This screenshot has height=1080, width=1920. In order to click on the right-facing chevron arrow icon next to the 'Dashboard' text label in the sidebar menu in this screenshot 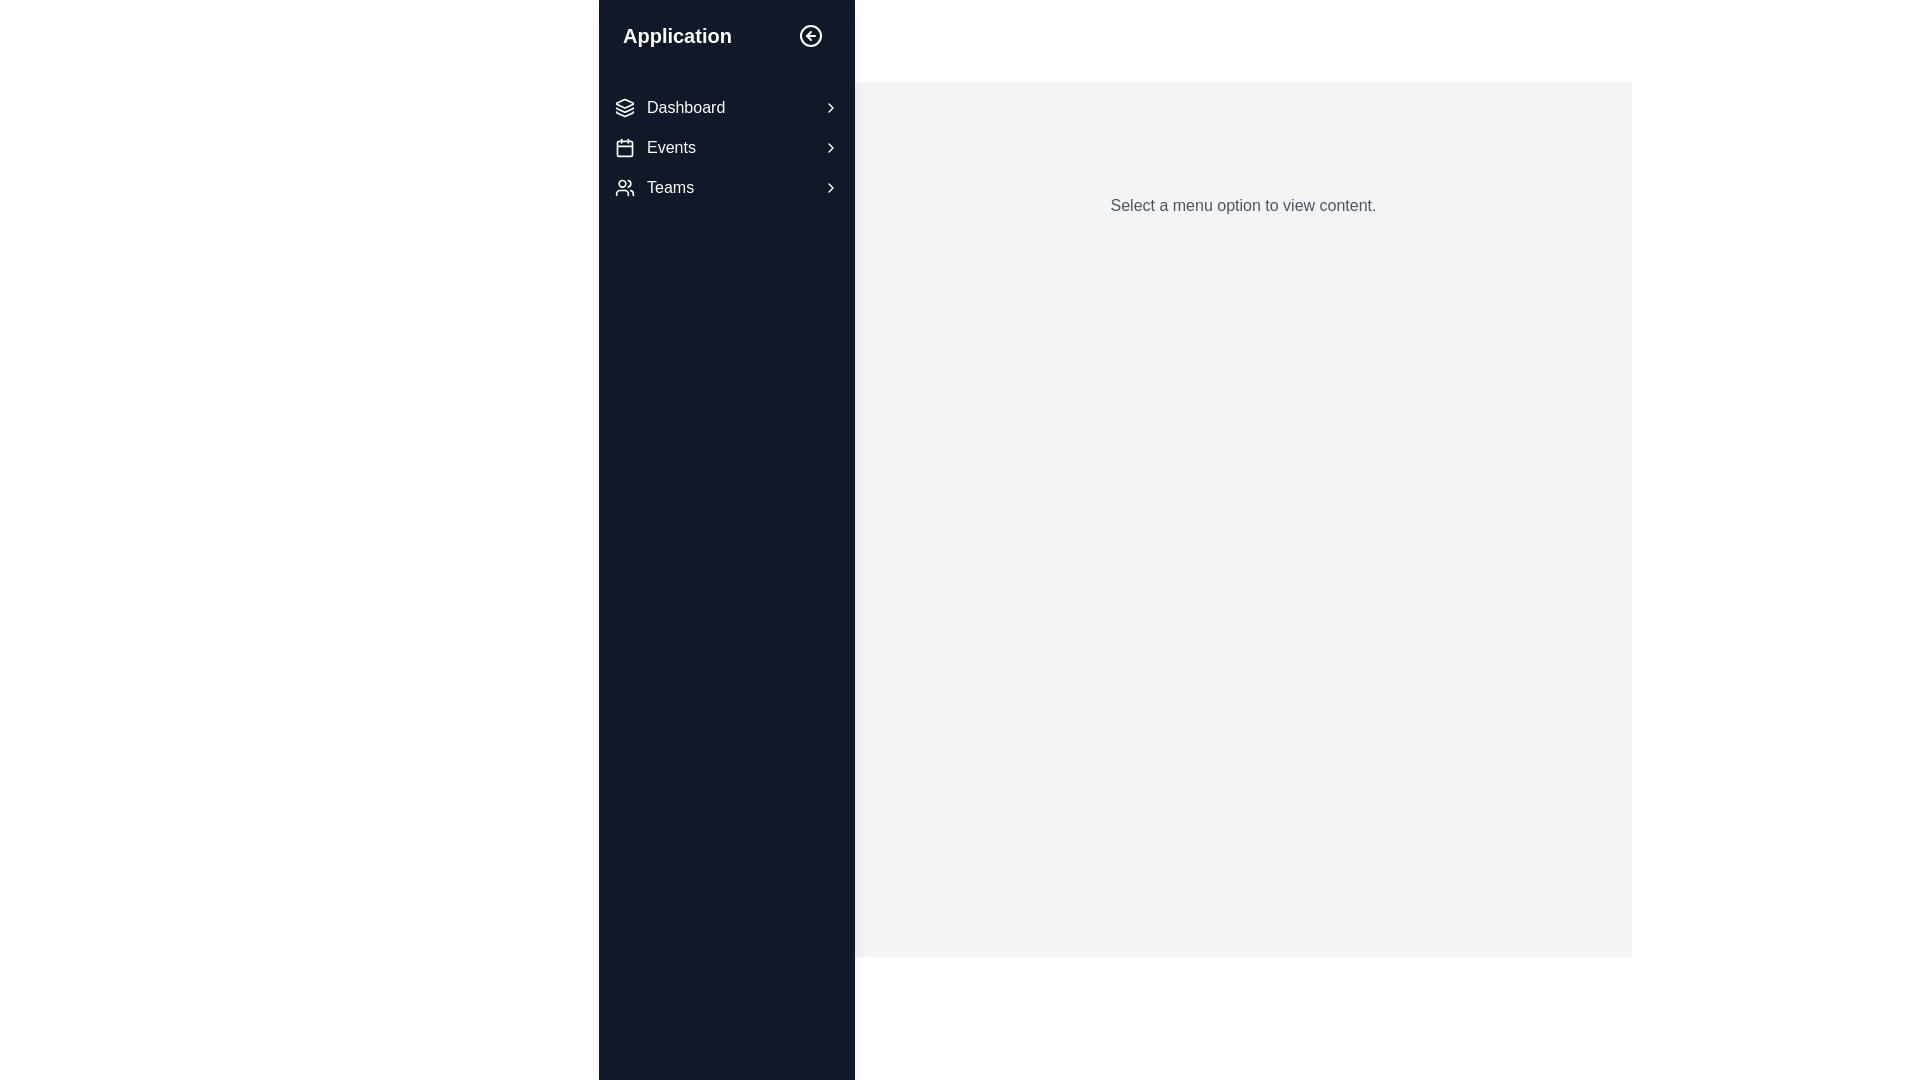, I will do `click(830, 108)`.